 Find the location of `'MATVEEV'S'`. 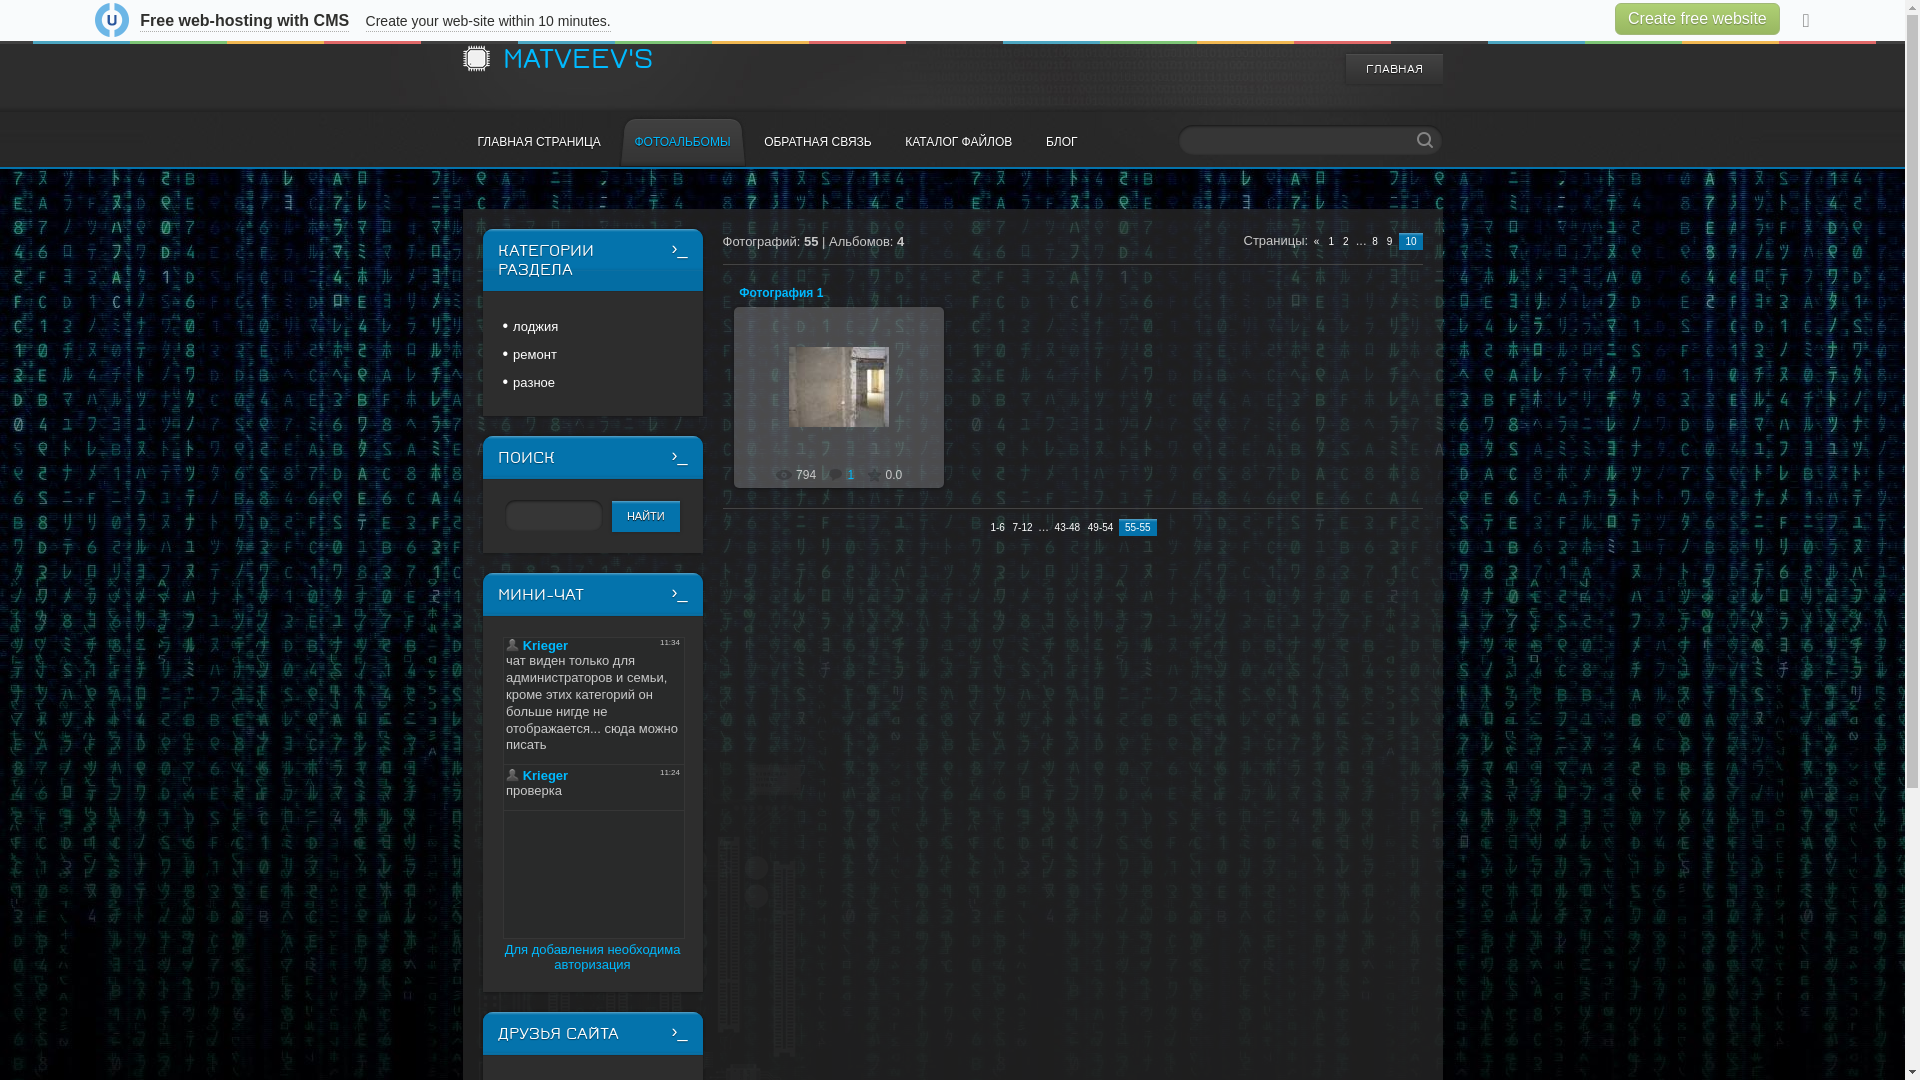

'MATVEEV'S' is located at coordinates (575, 57).